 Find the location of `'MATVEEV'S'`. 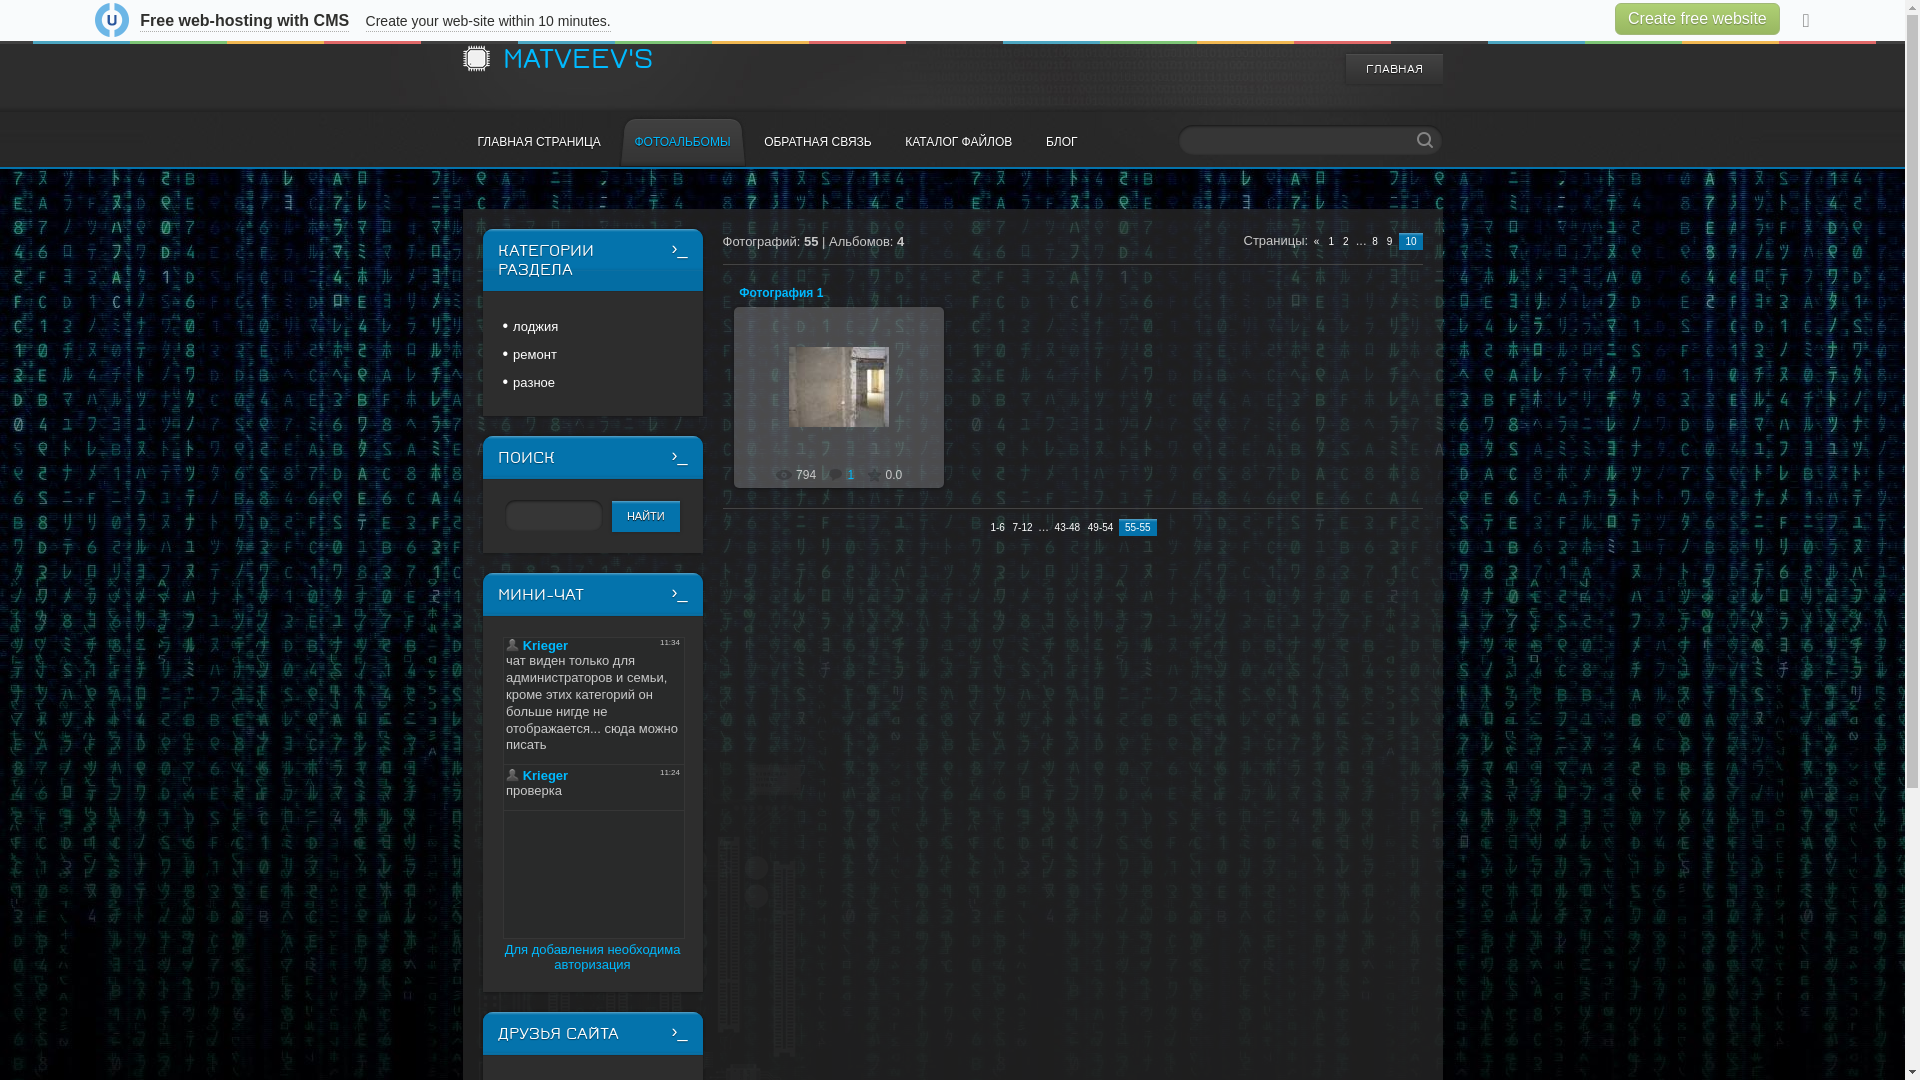

'MATVEEV'S' is located at coordinates (575, 57).